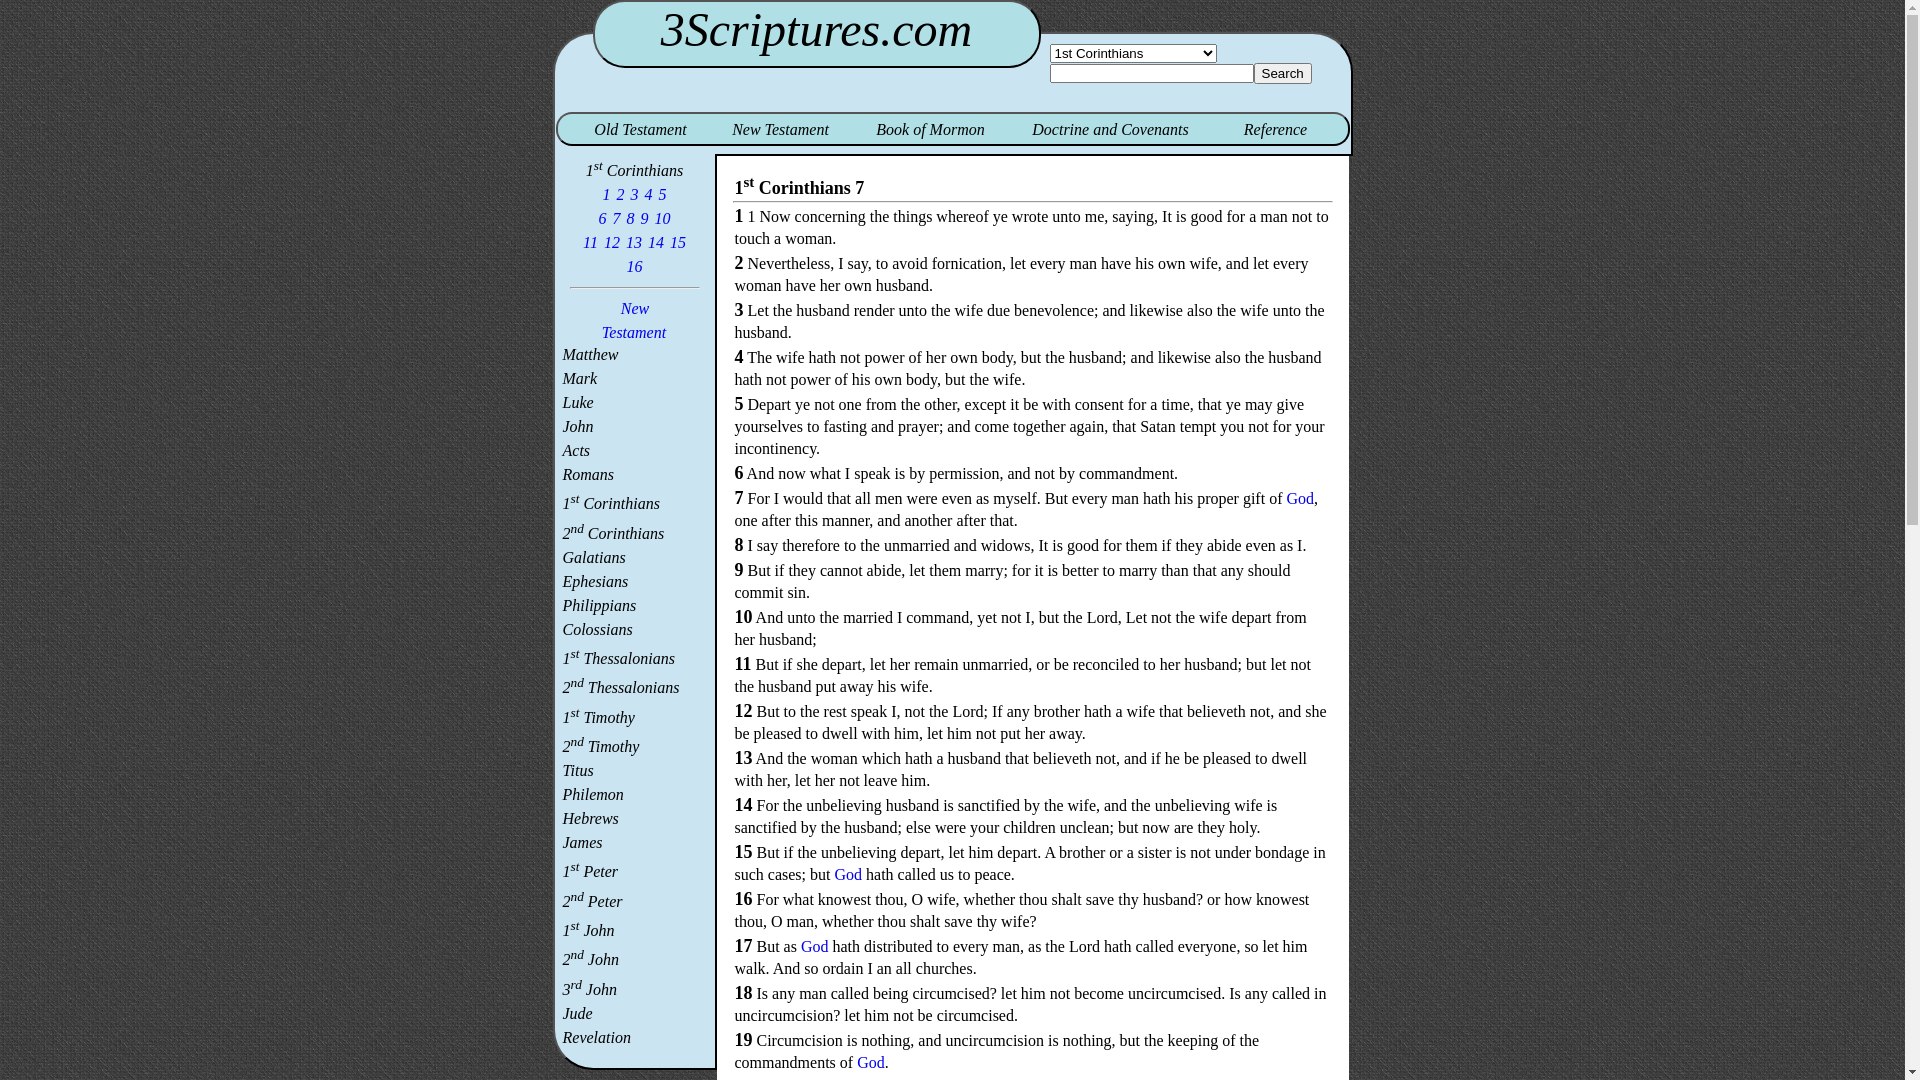  I want to click on '3Scriptures.com', so click(816, 29).